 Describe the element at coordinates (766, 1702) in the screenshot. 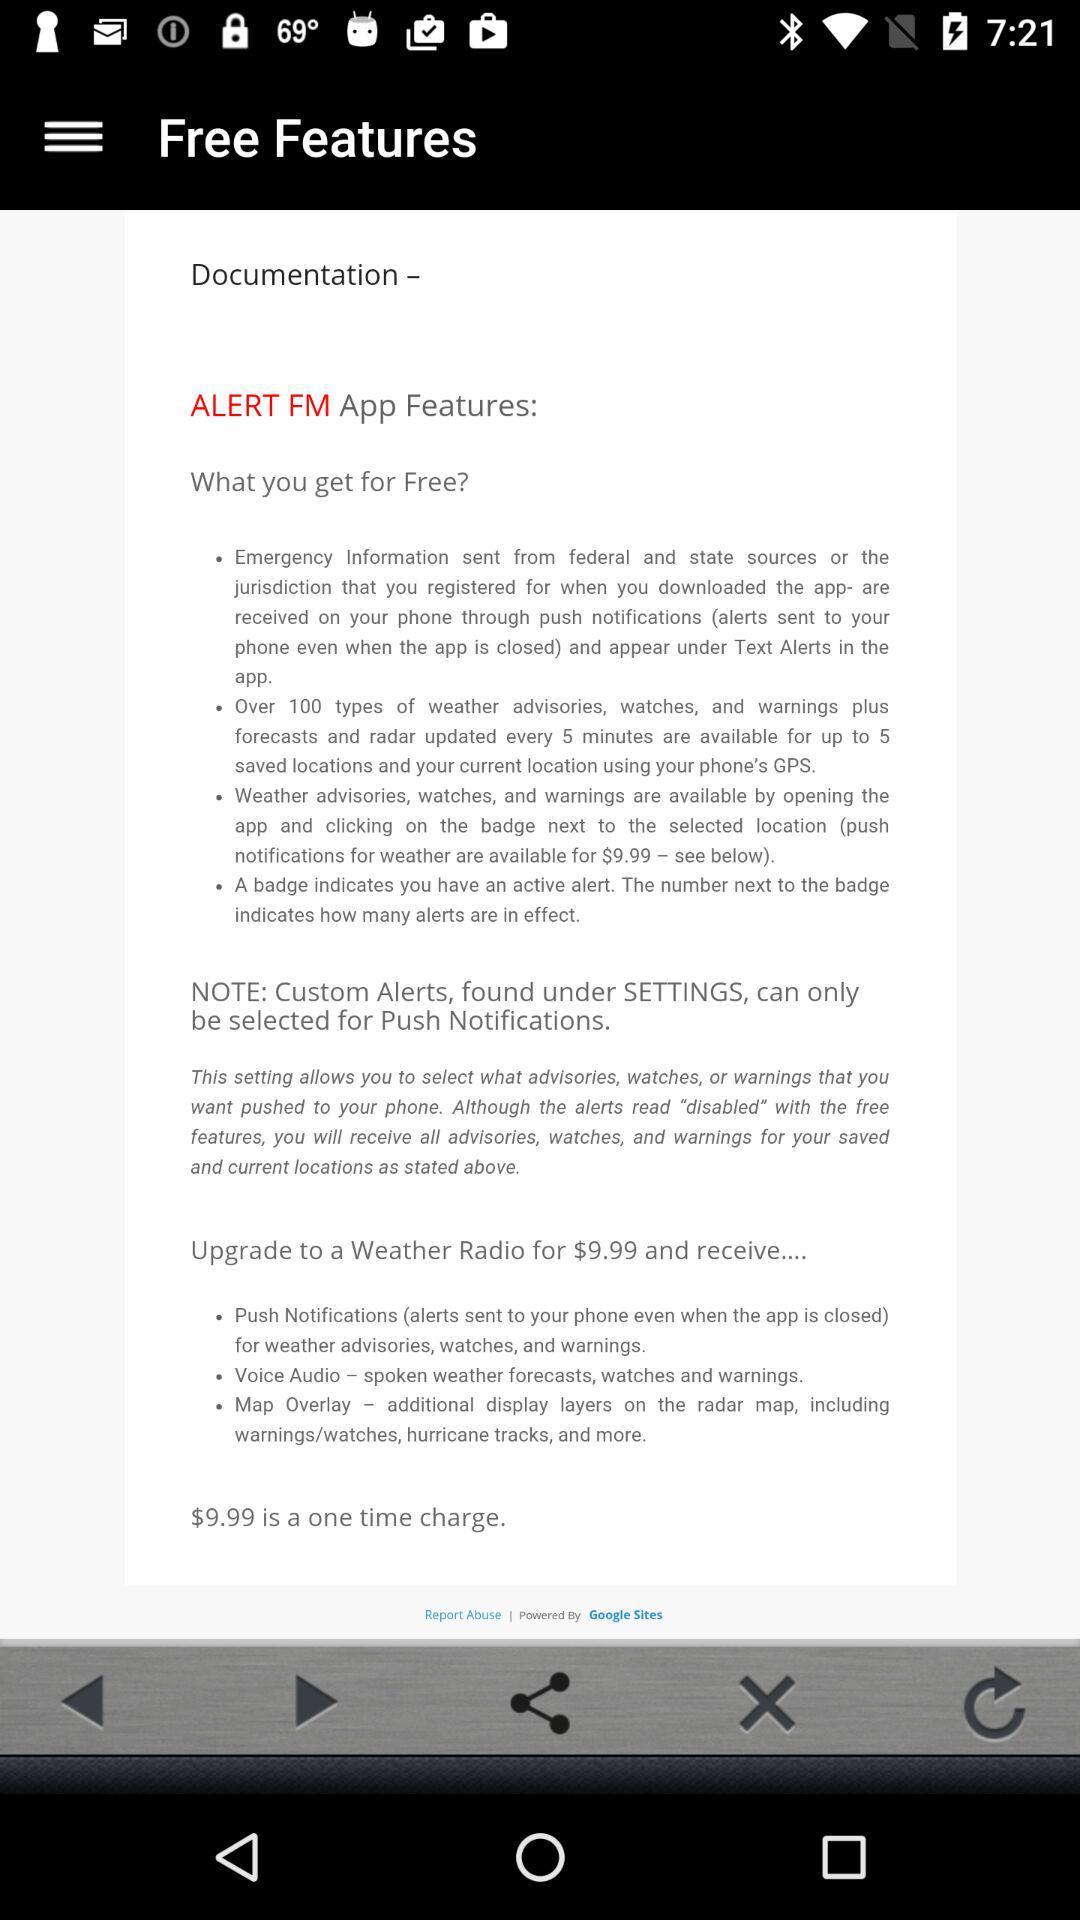

I see `colse button` at that location.